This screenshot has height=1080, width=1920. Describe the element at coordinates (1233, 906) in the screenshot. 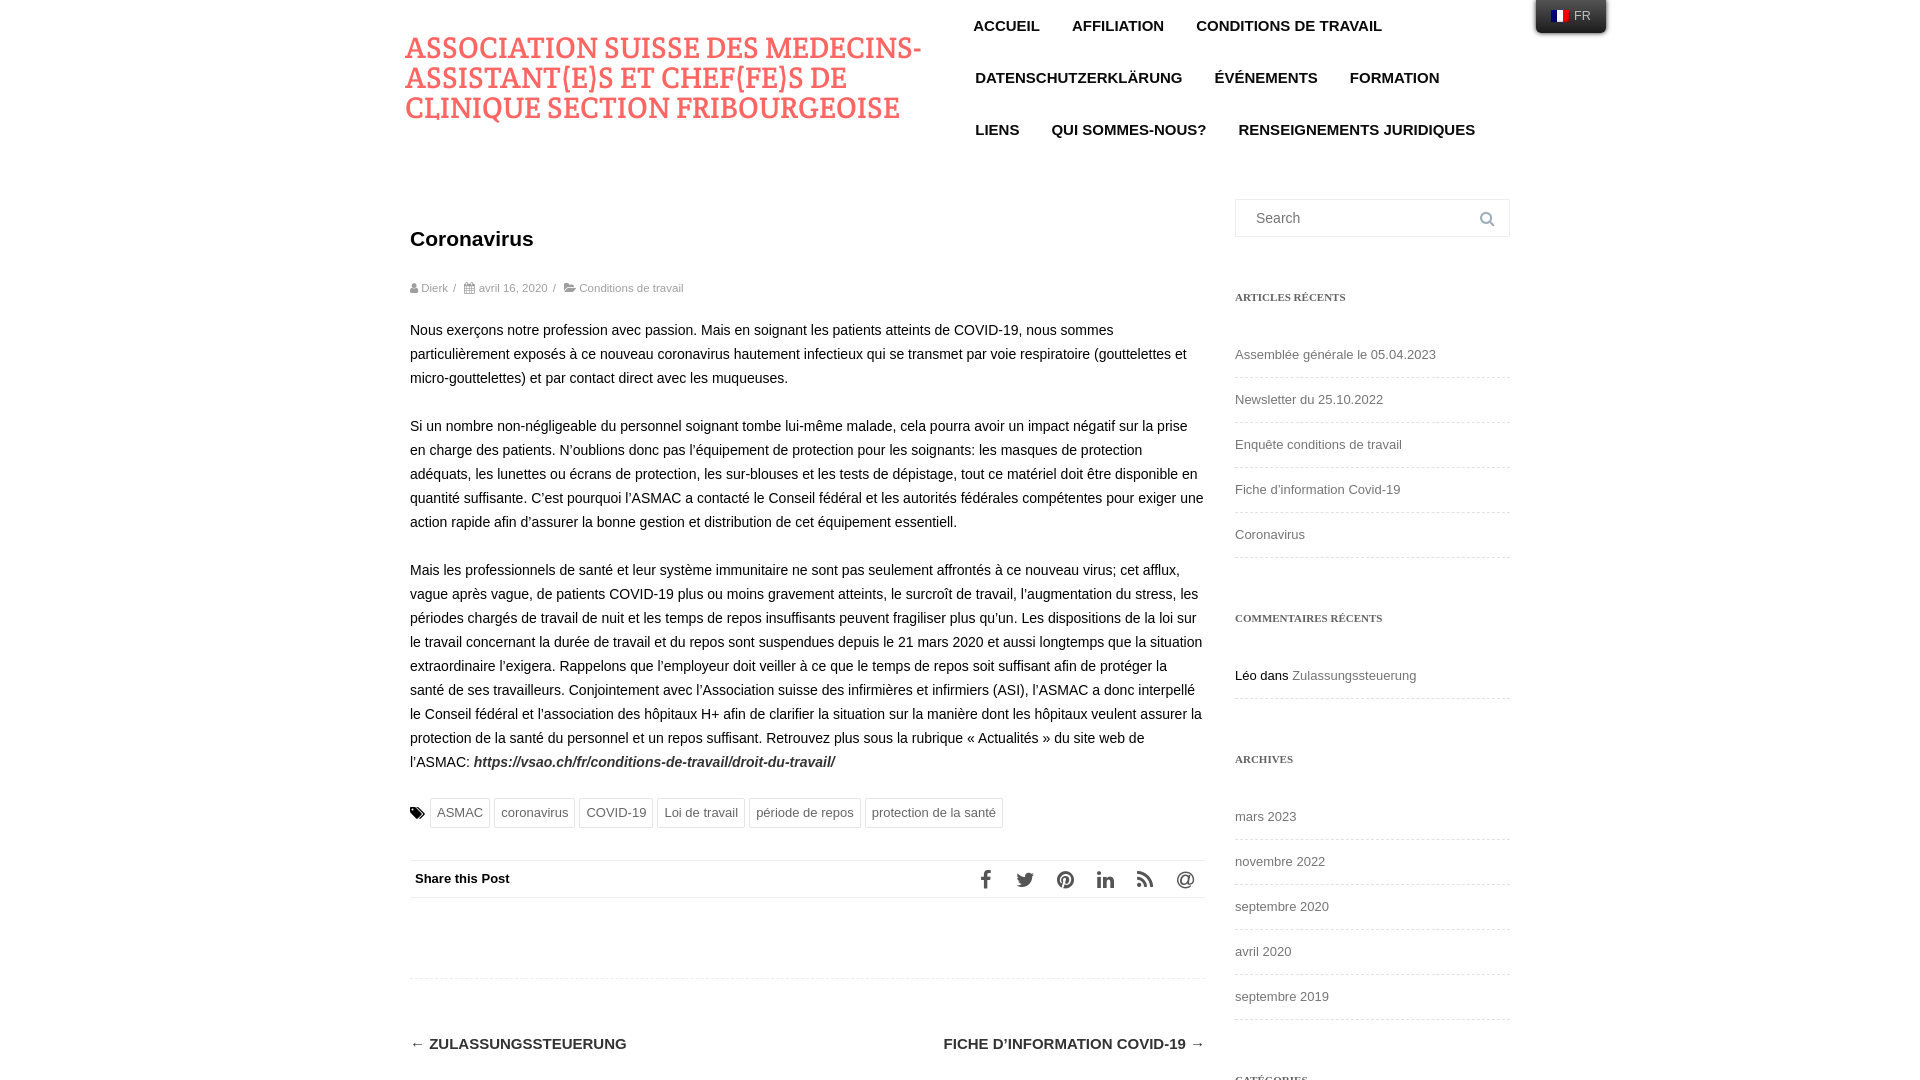

I see `'septembre 2020'` at that location.